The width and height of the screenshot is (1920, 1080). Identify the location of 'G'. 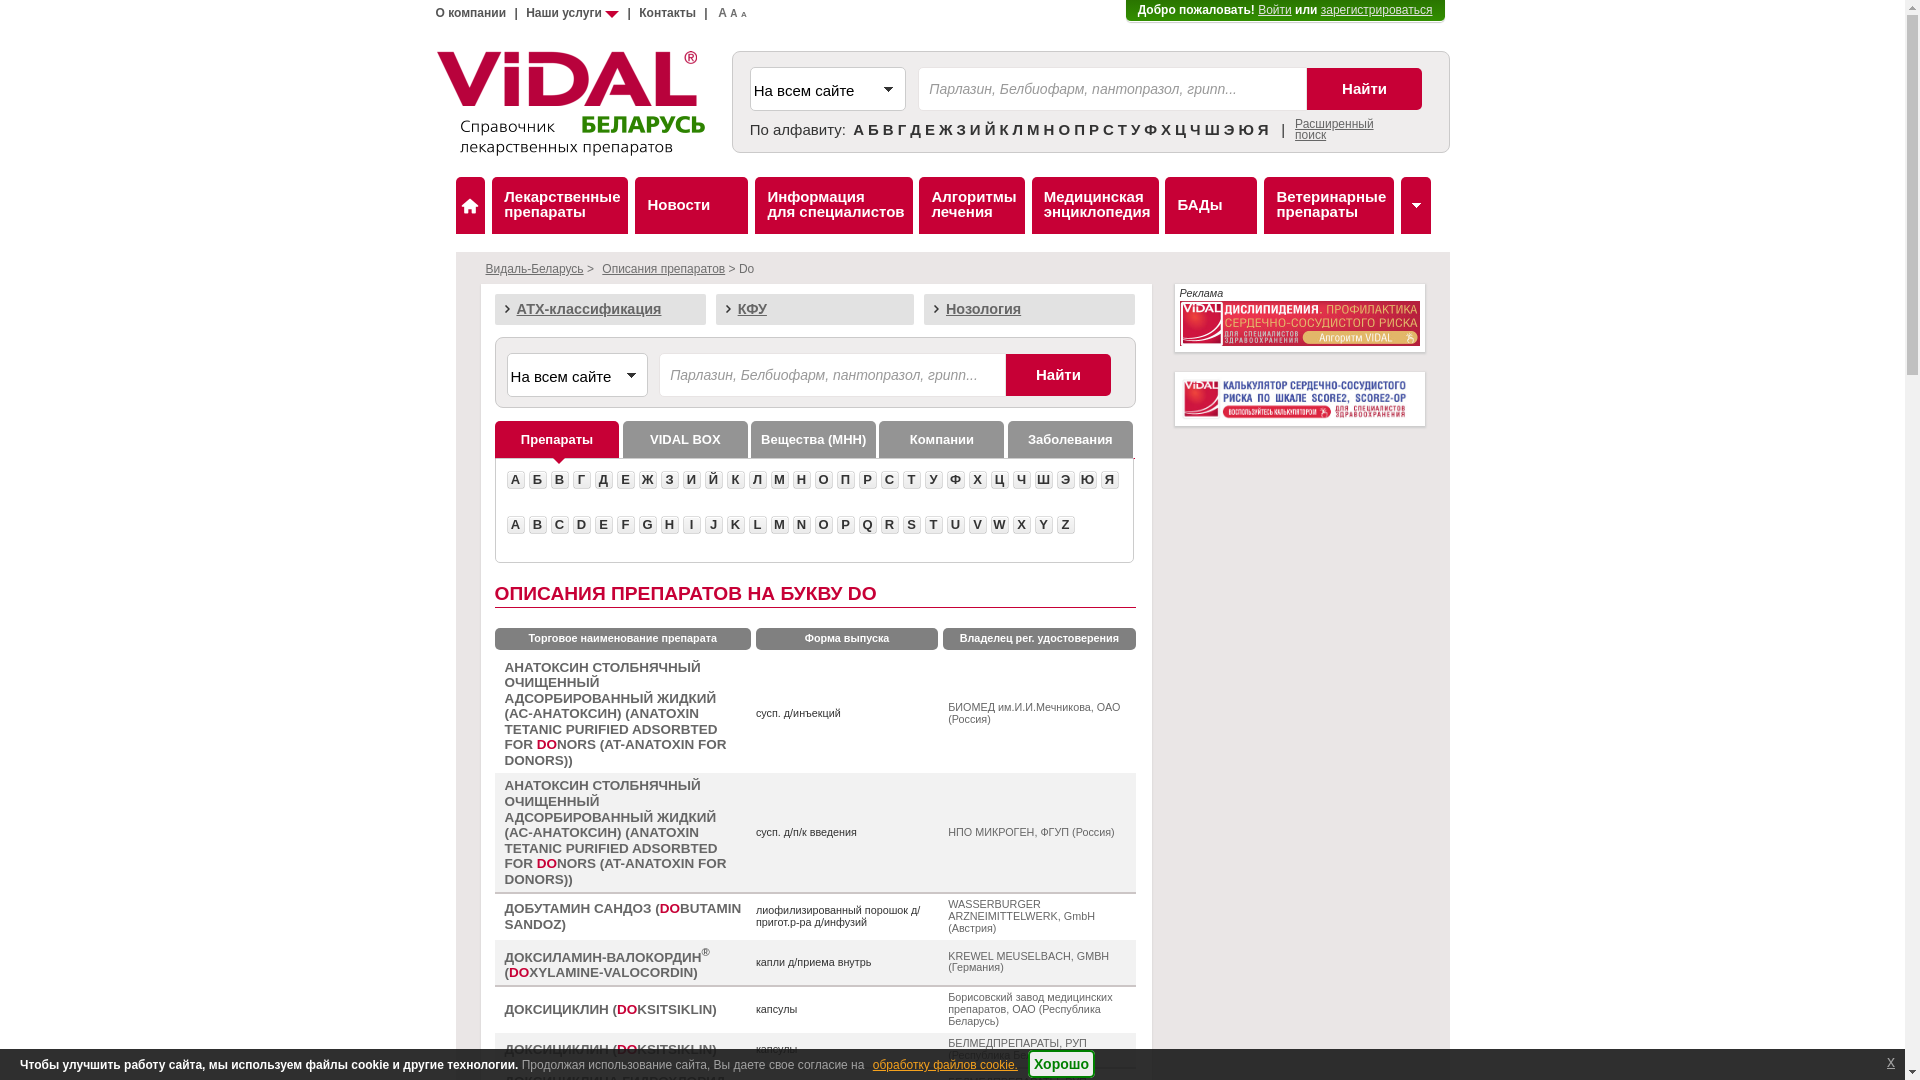
(647, 523).